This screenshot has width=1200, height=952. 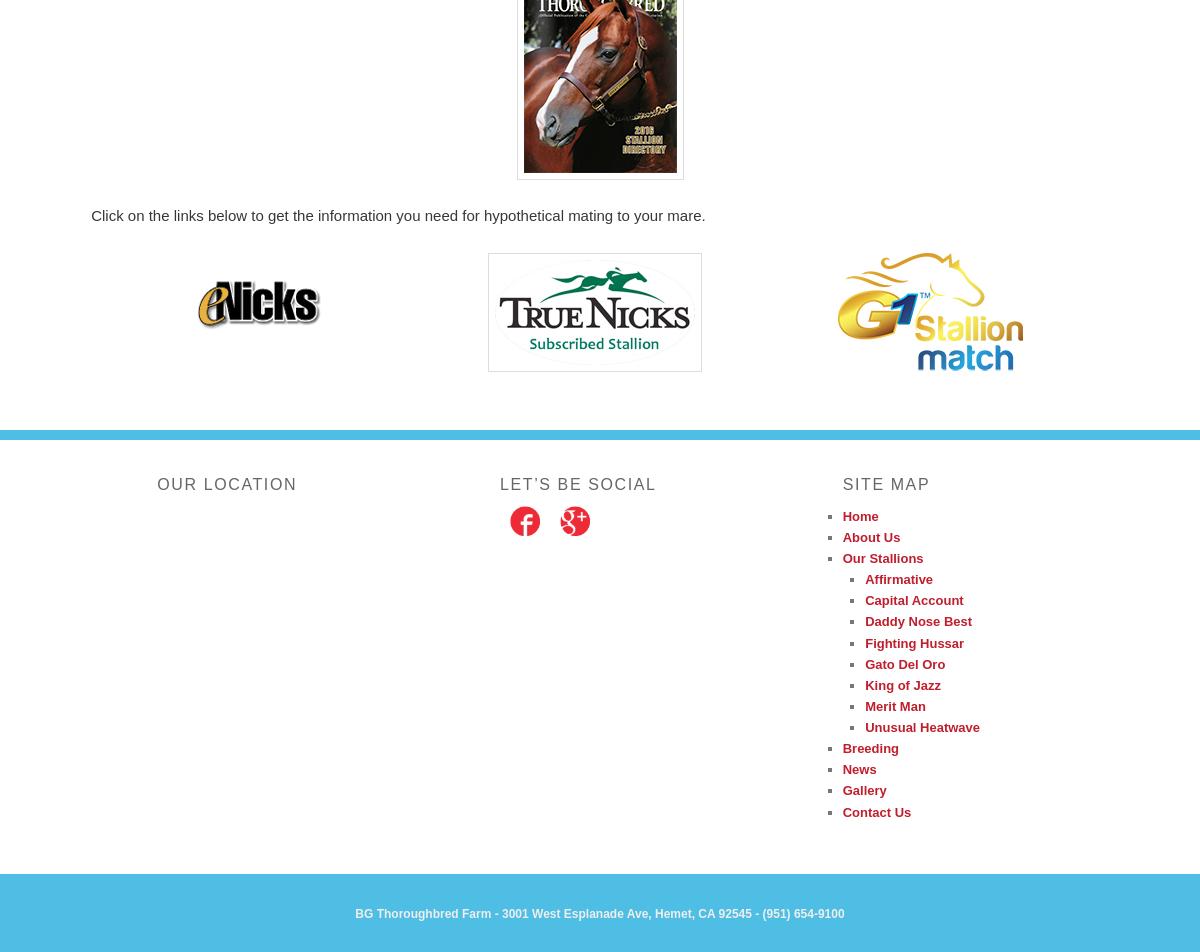 I want to click on 'Gallery', so click(x=863, y=790).